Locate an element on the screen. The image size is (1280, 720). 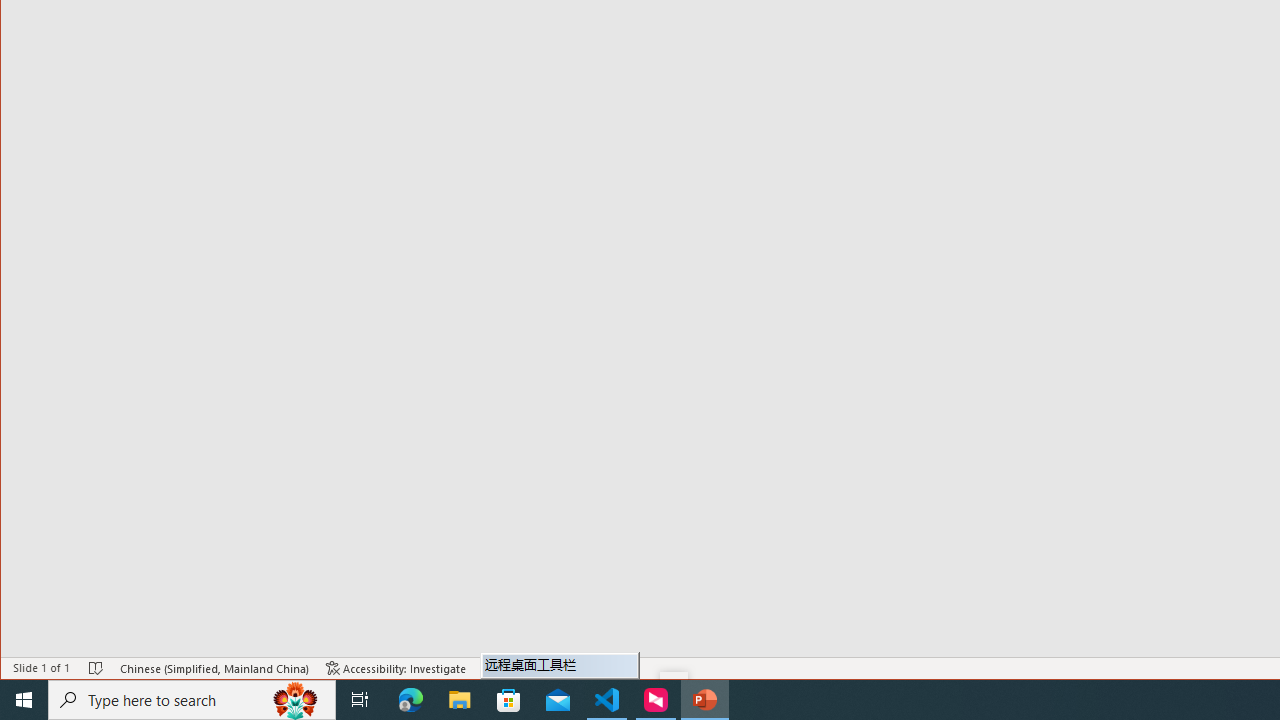
'Type here to search' is located at coordinates (192, 698).